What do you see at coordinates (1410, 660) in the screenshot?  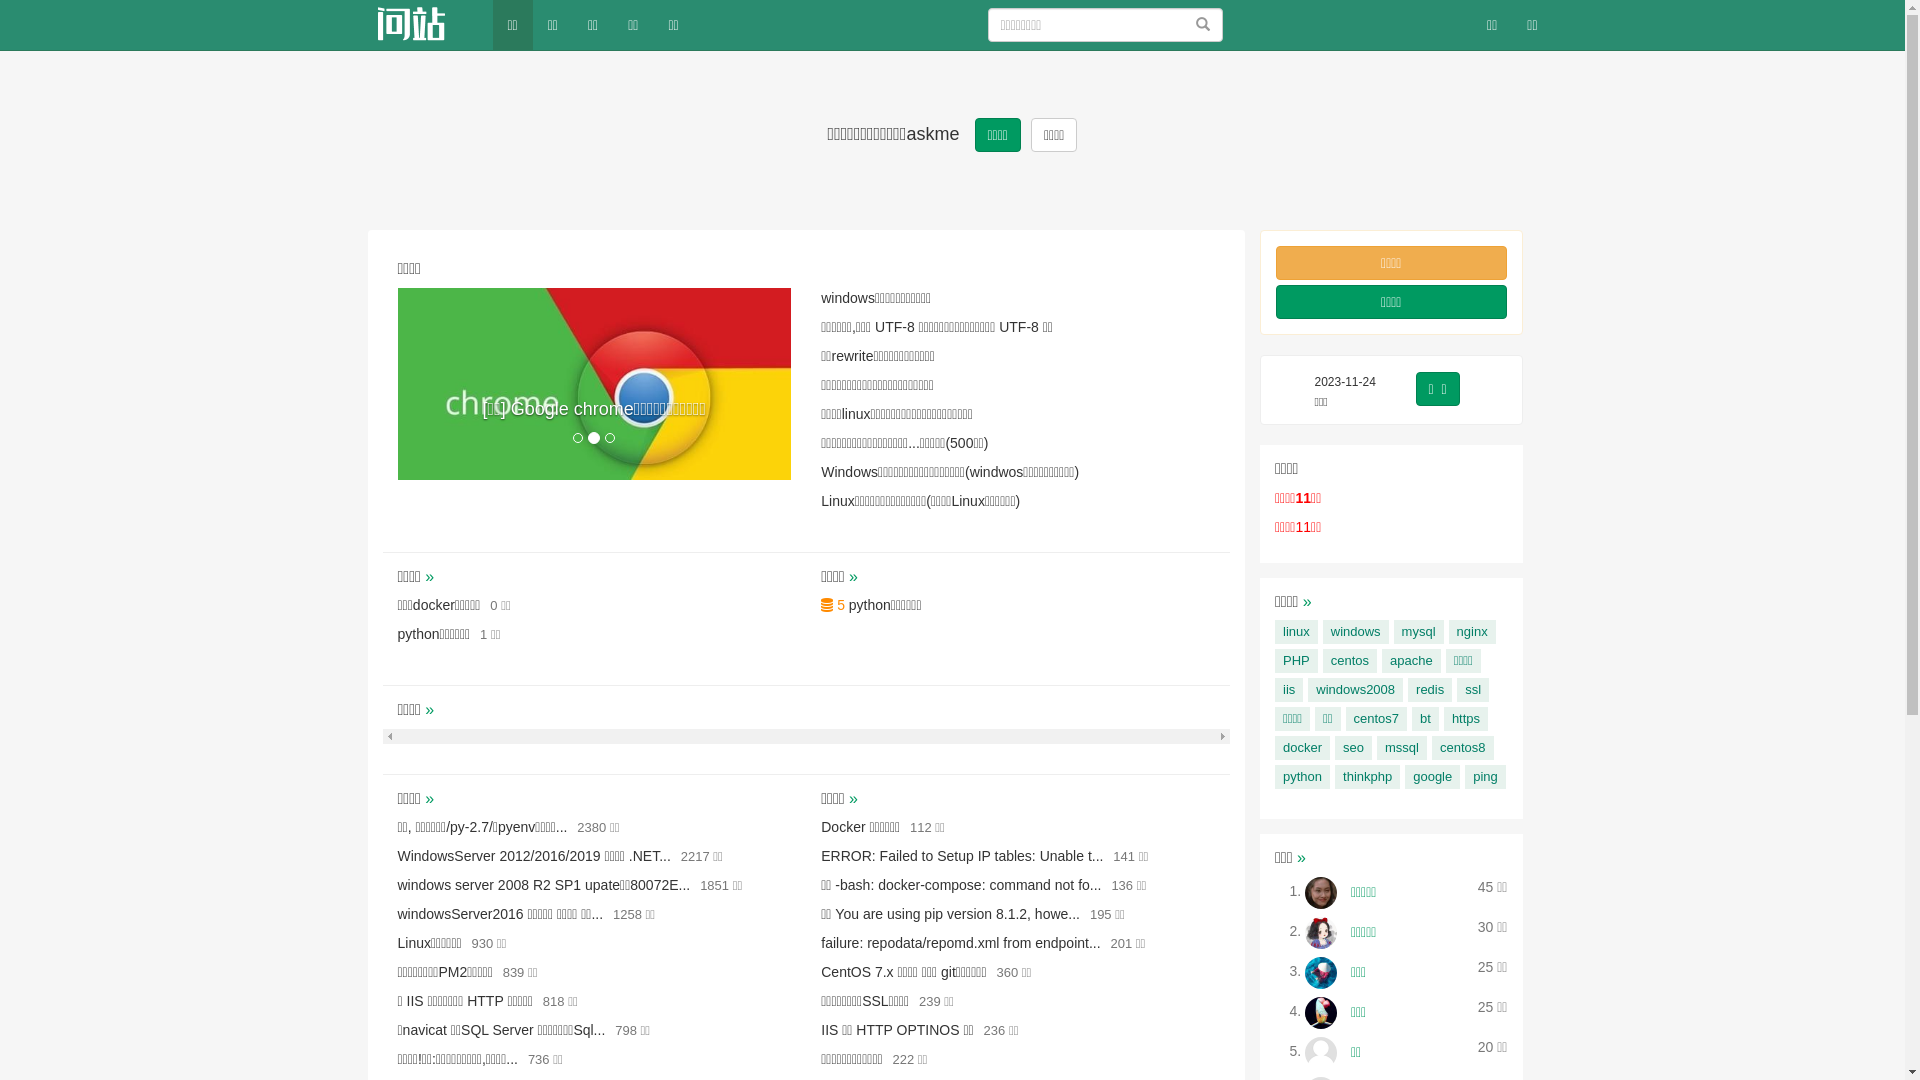 I see `'apache'` at bounding box center [1410, 660].